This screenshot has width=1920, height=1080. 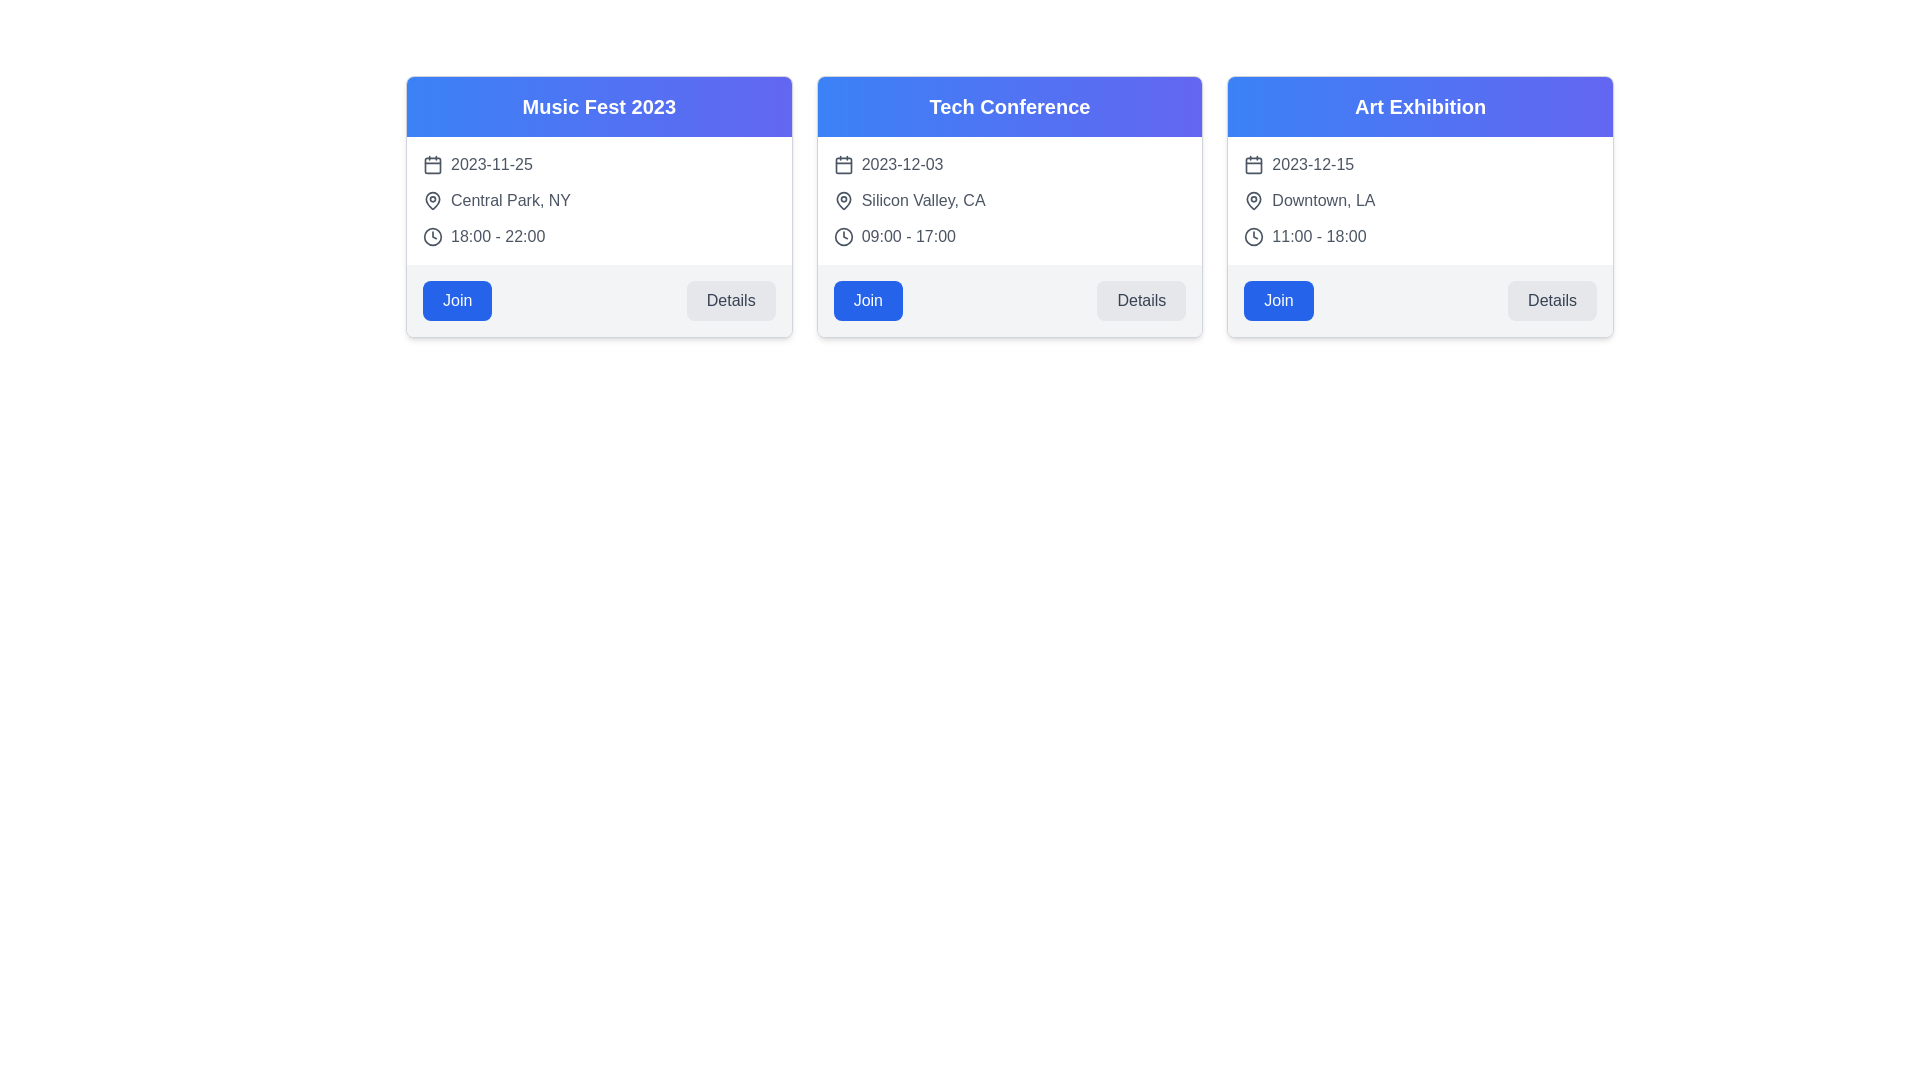 I want to click on the calendar icon located to the left of the date text '2023-12-15' in the 'Art Exhibition' event card, so click(x=1253, y=164).